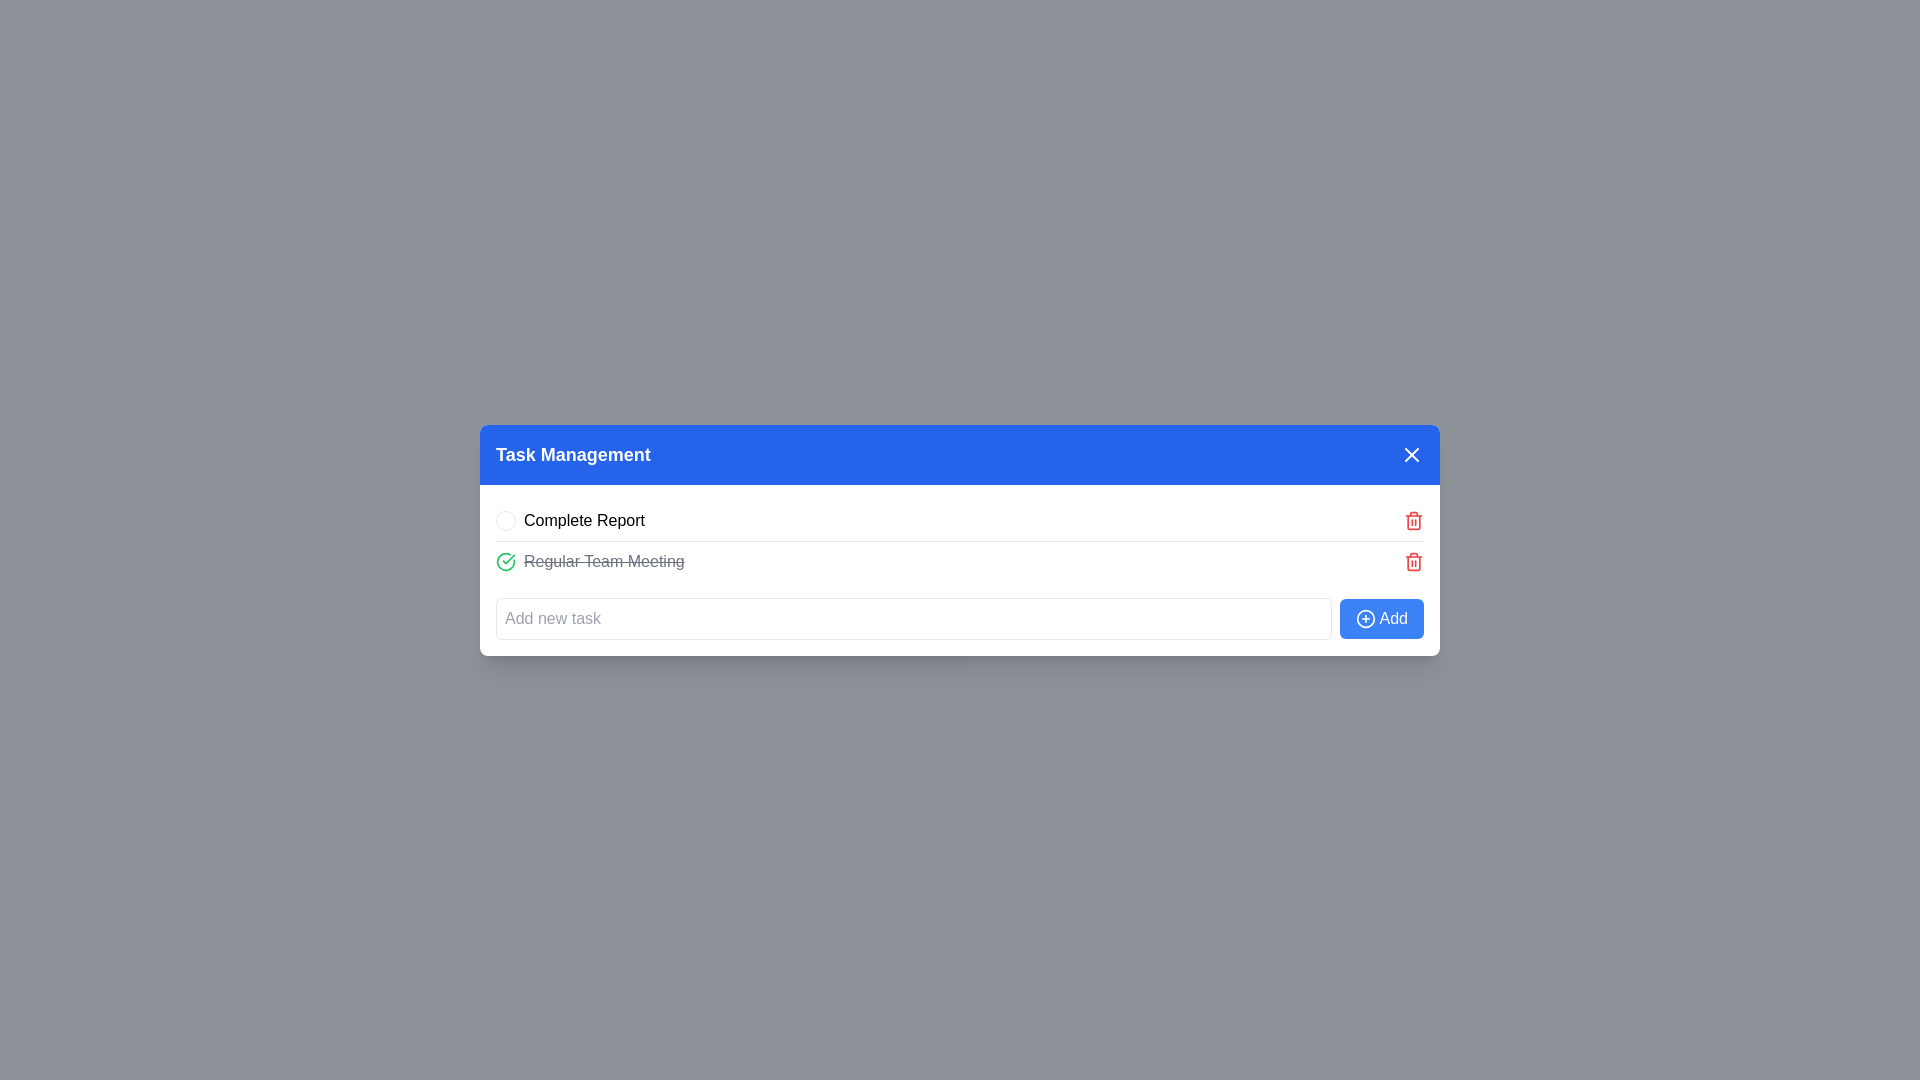 The height and width of the screenshot is (1080, 1920). Describe the element at coordinates (1364, 617) in the screenshot. I see `the circular add icon within the blue add button located at the bottom-right of the task management interface` at that location.